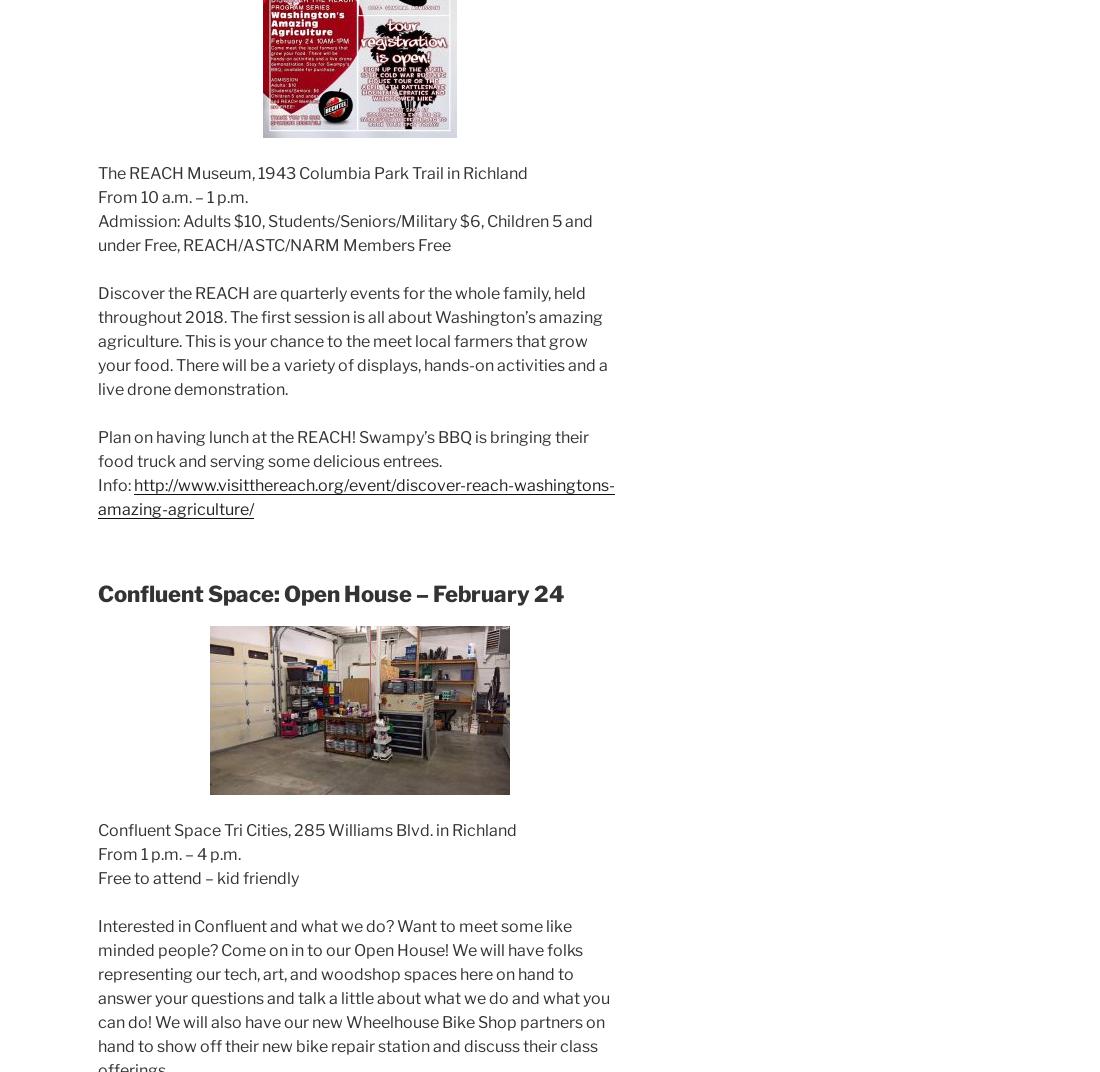 The height and width of the screenshot is (1072, 1100). Describe the element at coordinates (197, 878) in the screenshot. I see `'Free to attend – kid friendly'` at that location.